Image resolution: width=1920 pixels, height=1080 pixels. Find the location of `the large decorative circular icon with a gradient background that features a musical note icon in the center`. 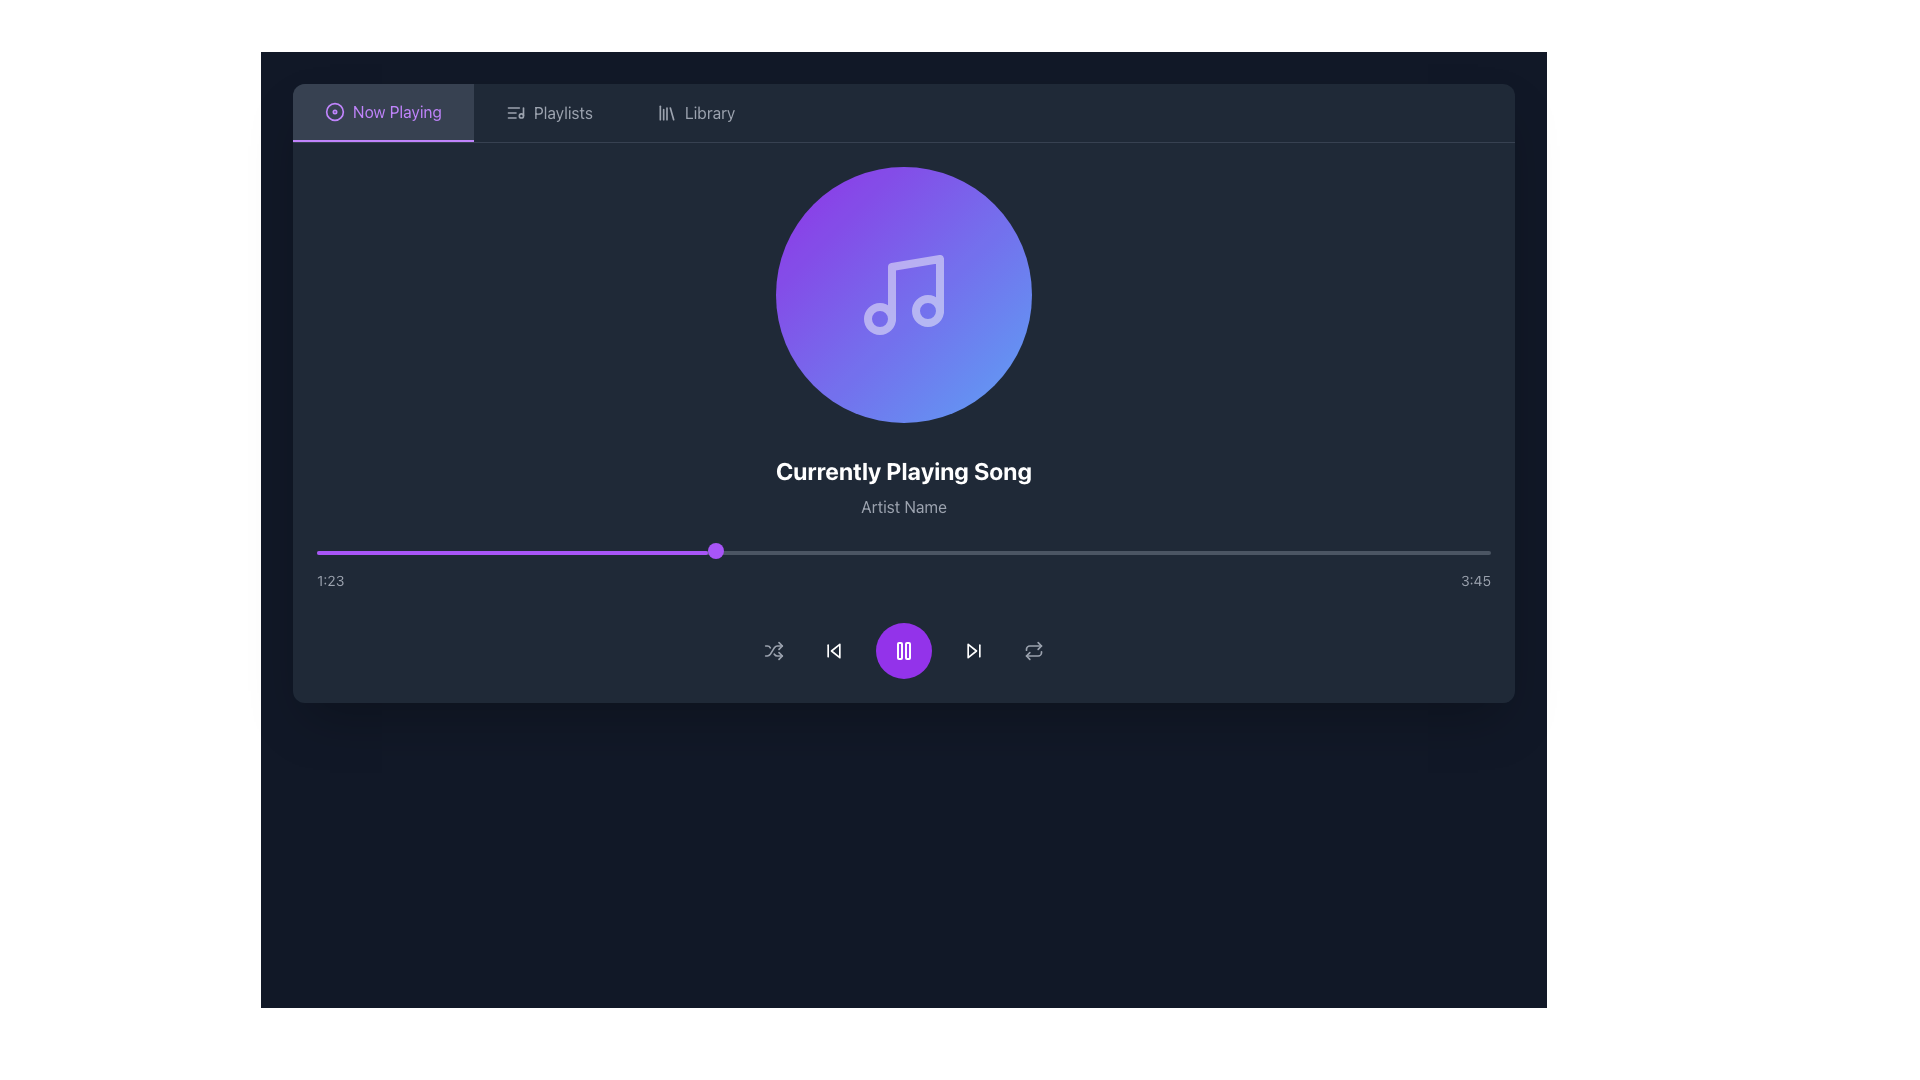

the large decorative circular icon with a gradient background that features a musical note icon in the center is located at coordinates (902, 294).